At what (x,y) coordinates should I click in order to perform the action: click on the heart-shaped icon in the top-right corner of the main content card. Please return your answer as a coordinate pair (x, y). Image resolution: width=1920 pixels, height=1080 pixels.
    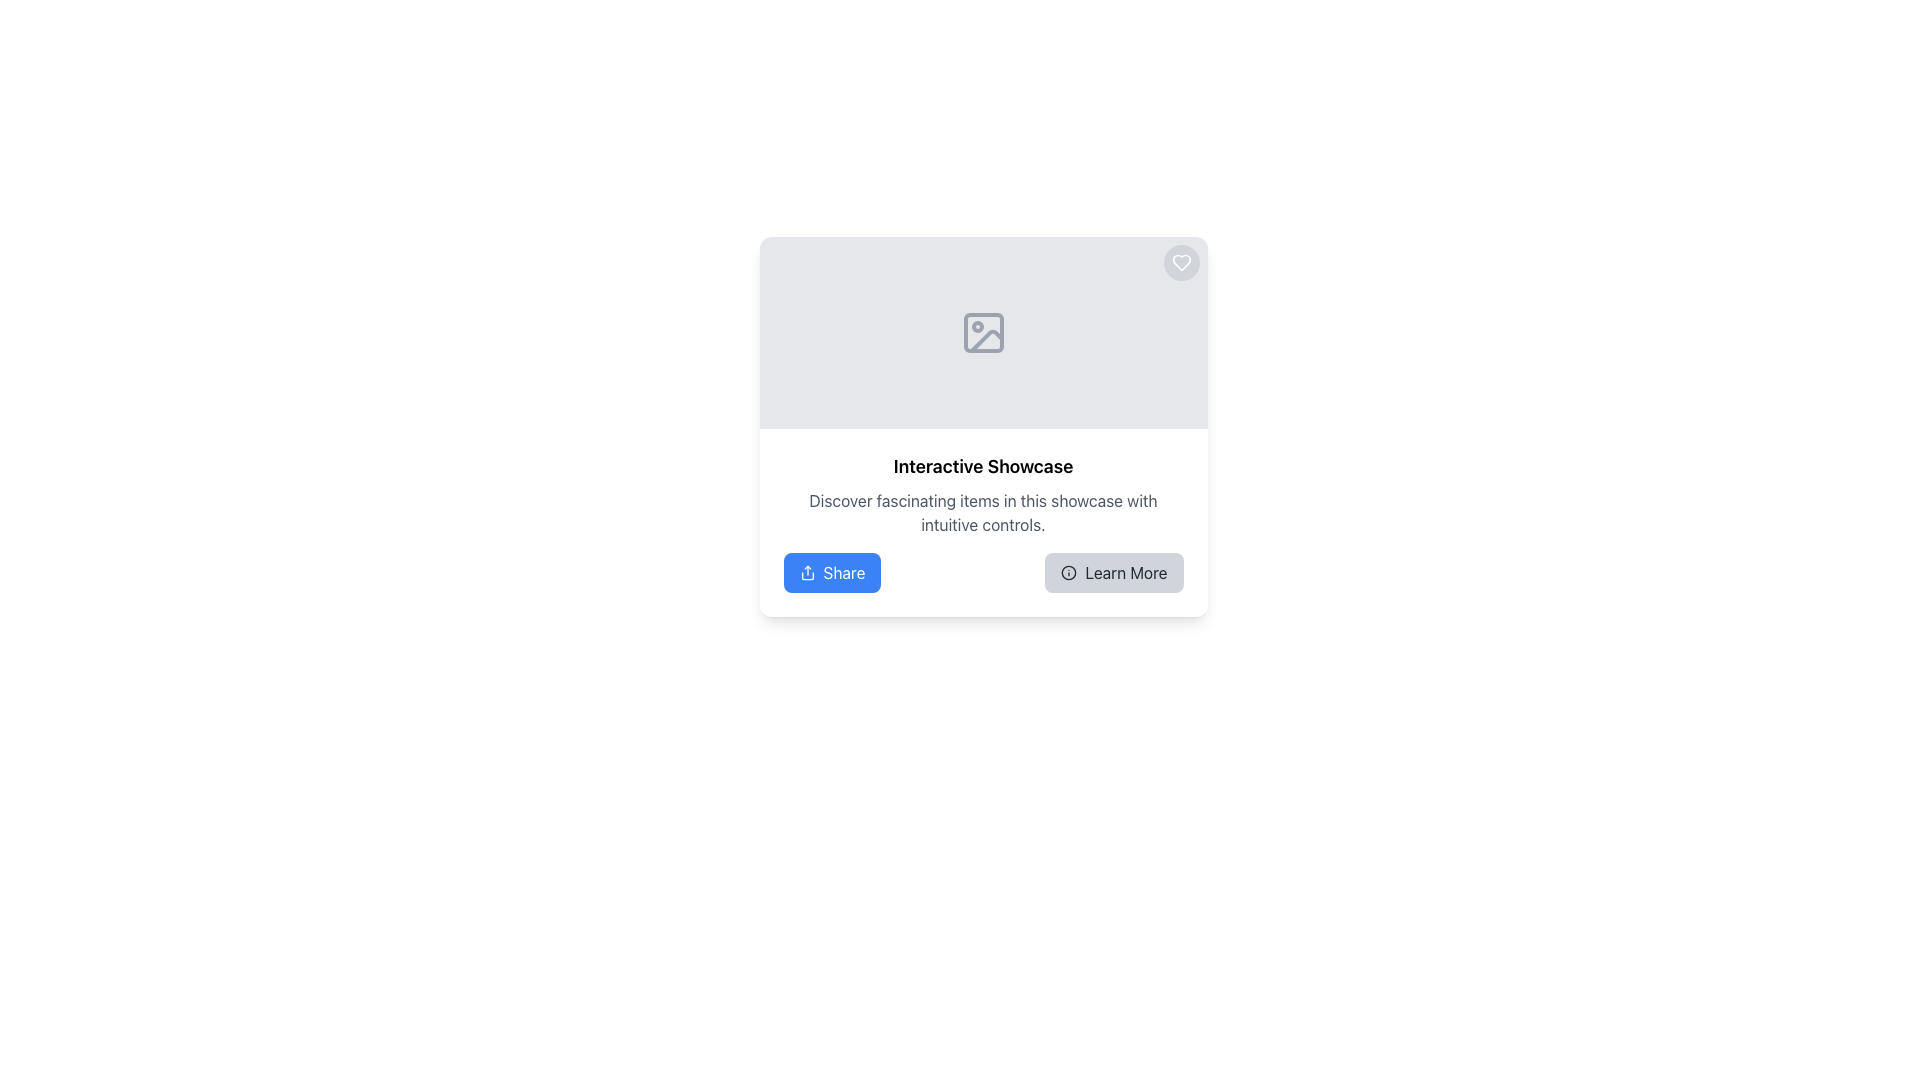
    Looking at the image, I should click on (1181, 261).